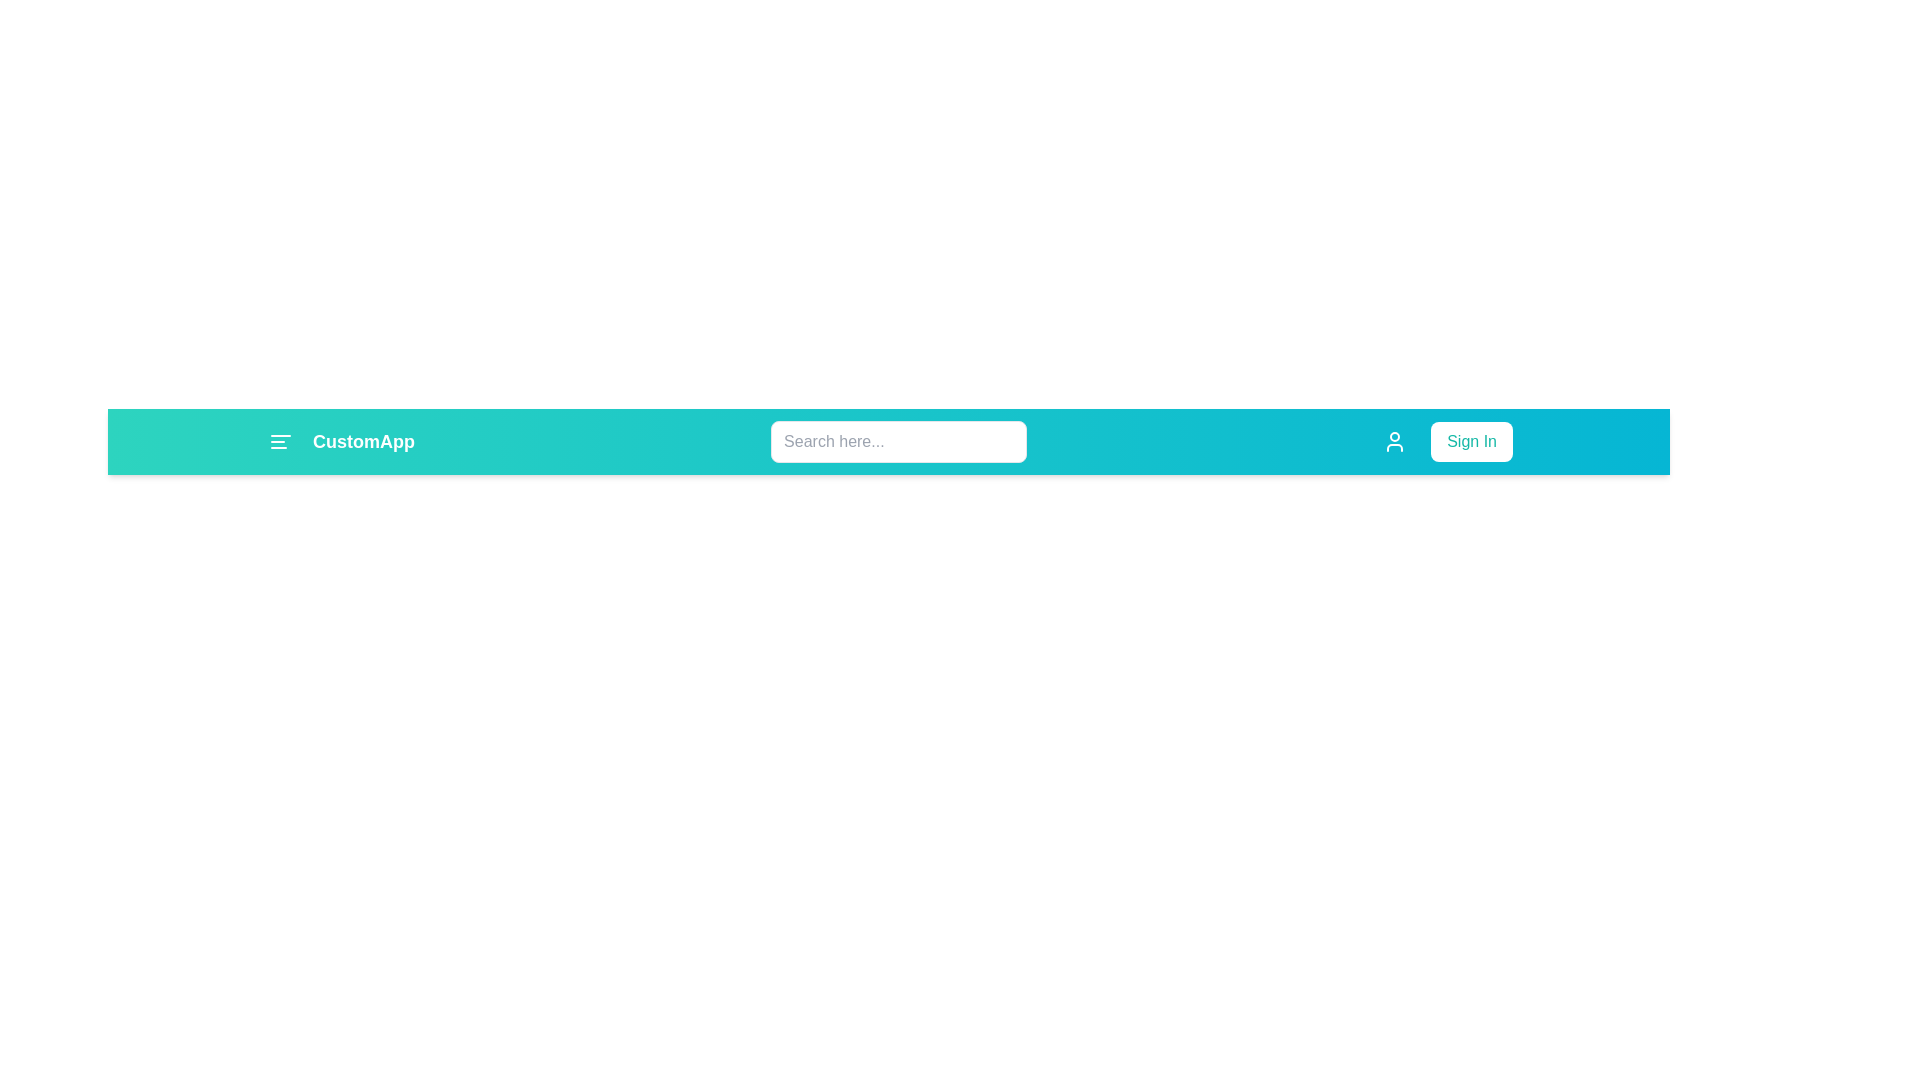 This screenshot has height=1080, width=1920. Describe the element at coordinates (898, 441) in the screenshot. I see `the input field with the placeholder text 'Search here...'` at that location.